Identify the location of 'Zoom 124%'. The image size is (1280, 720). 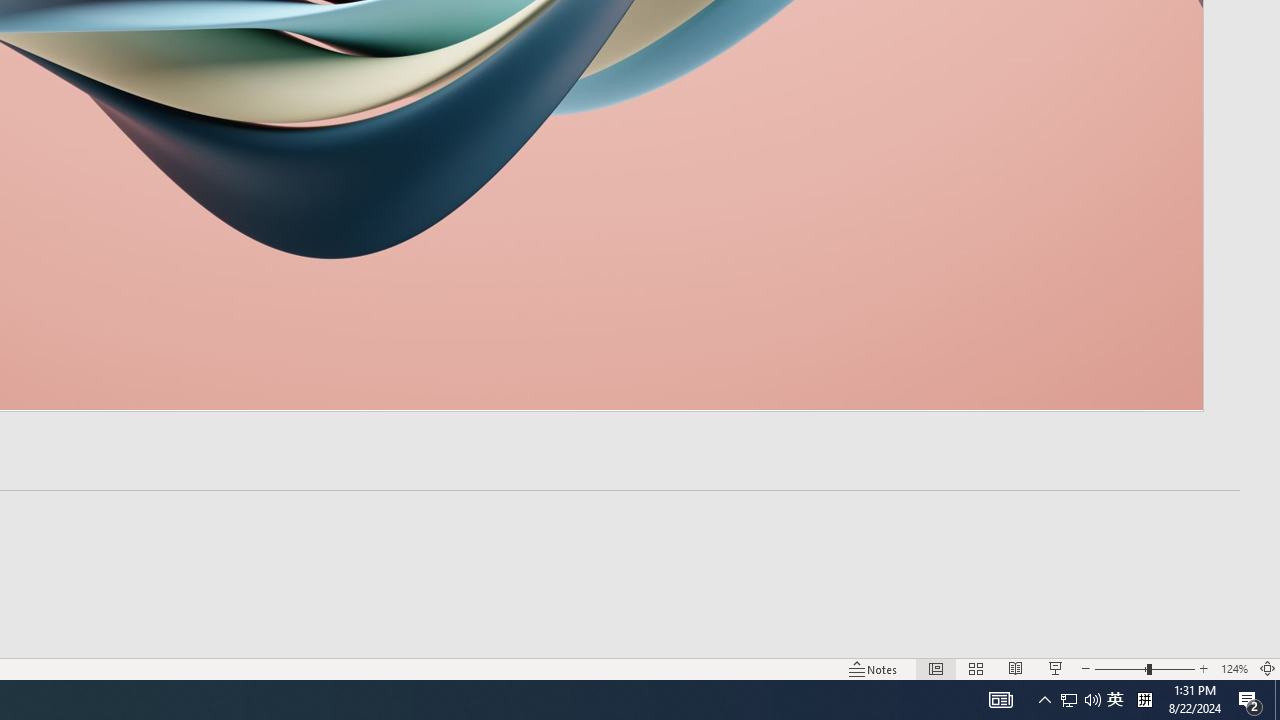
(1233, 669).